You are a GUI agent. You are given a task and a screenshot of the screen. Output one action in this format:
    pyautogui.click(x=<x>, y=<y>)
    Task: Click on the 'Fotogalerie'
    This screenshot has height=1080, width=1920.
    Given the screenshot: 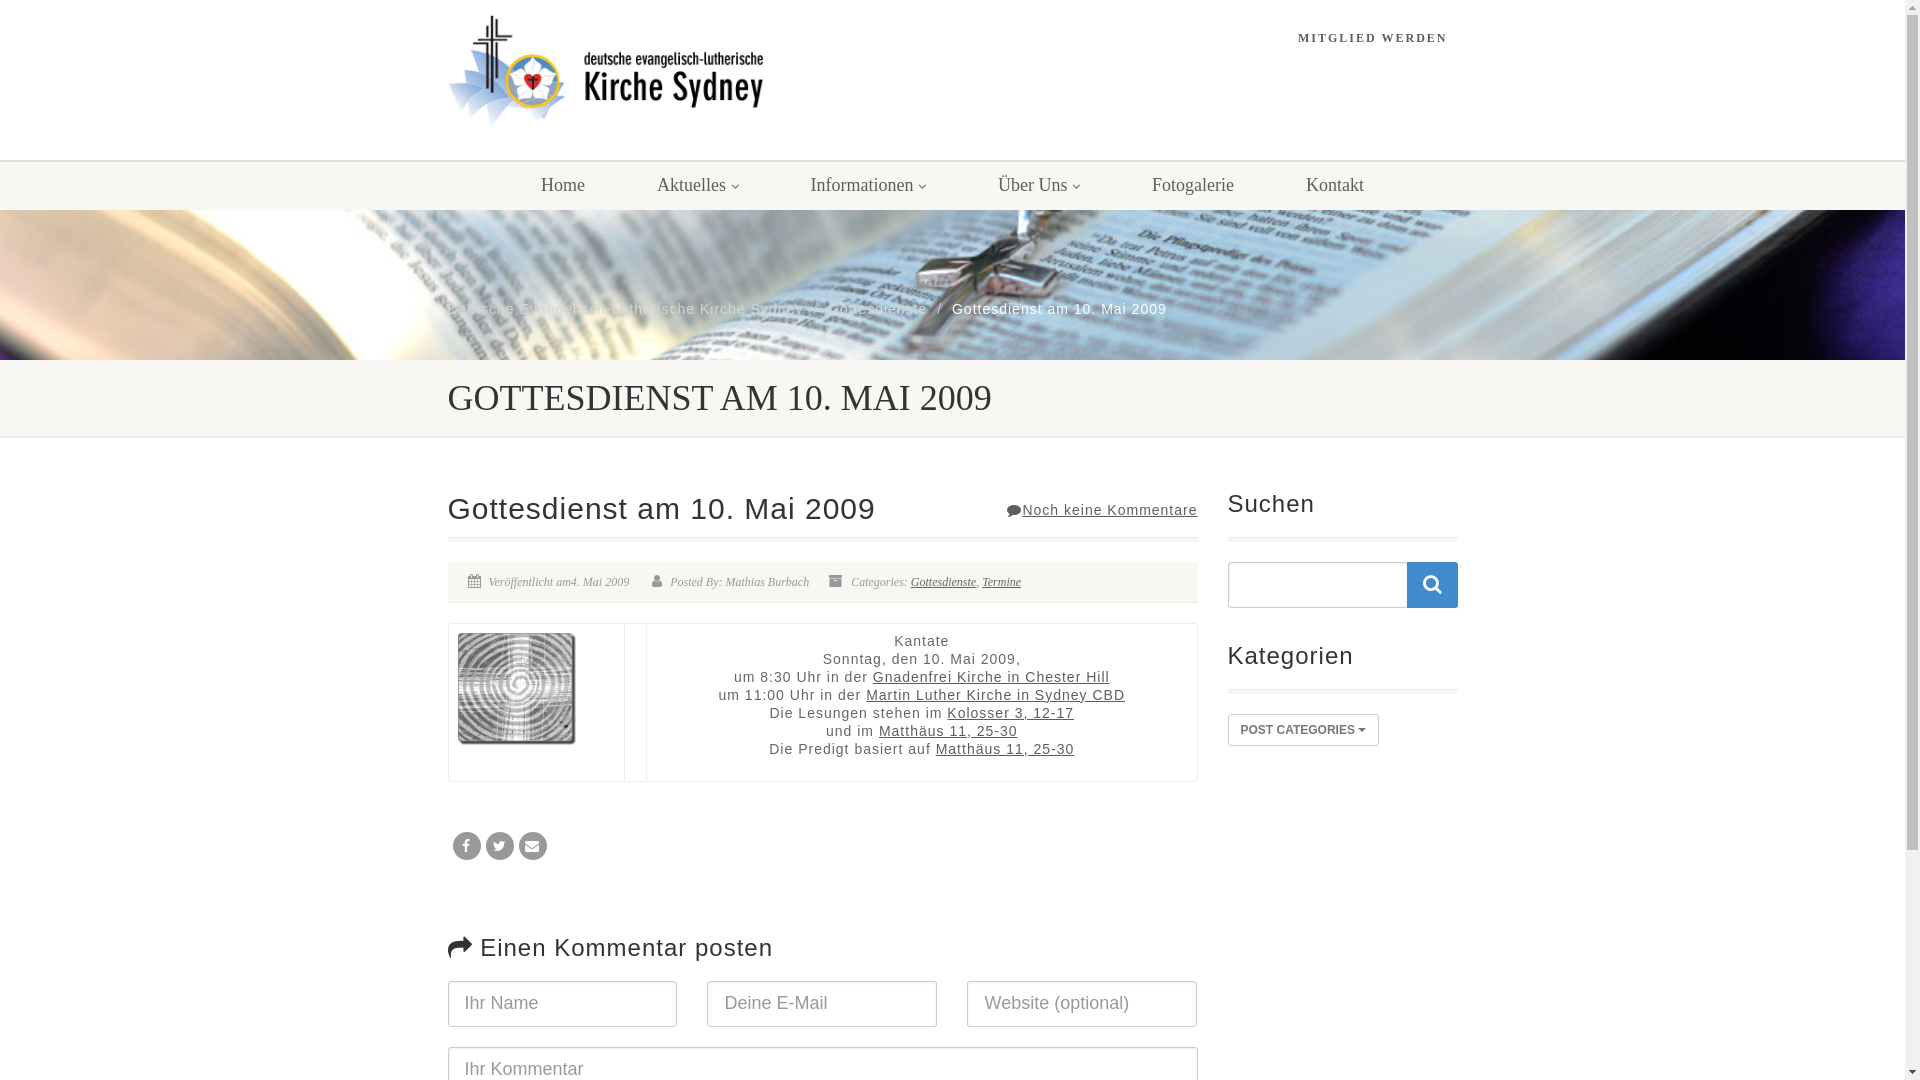 What is the action you would take?
    pyautogui.click(x=1193, y=185)
    